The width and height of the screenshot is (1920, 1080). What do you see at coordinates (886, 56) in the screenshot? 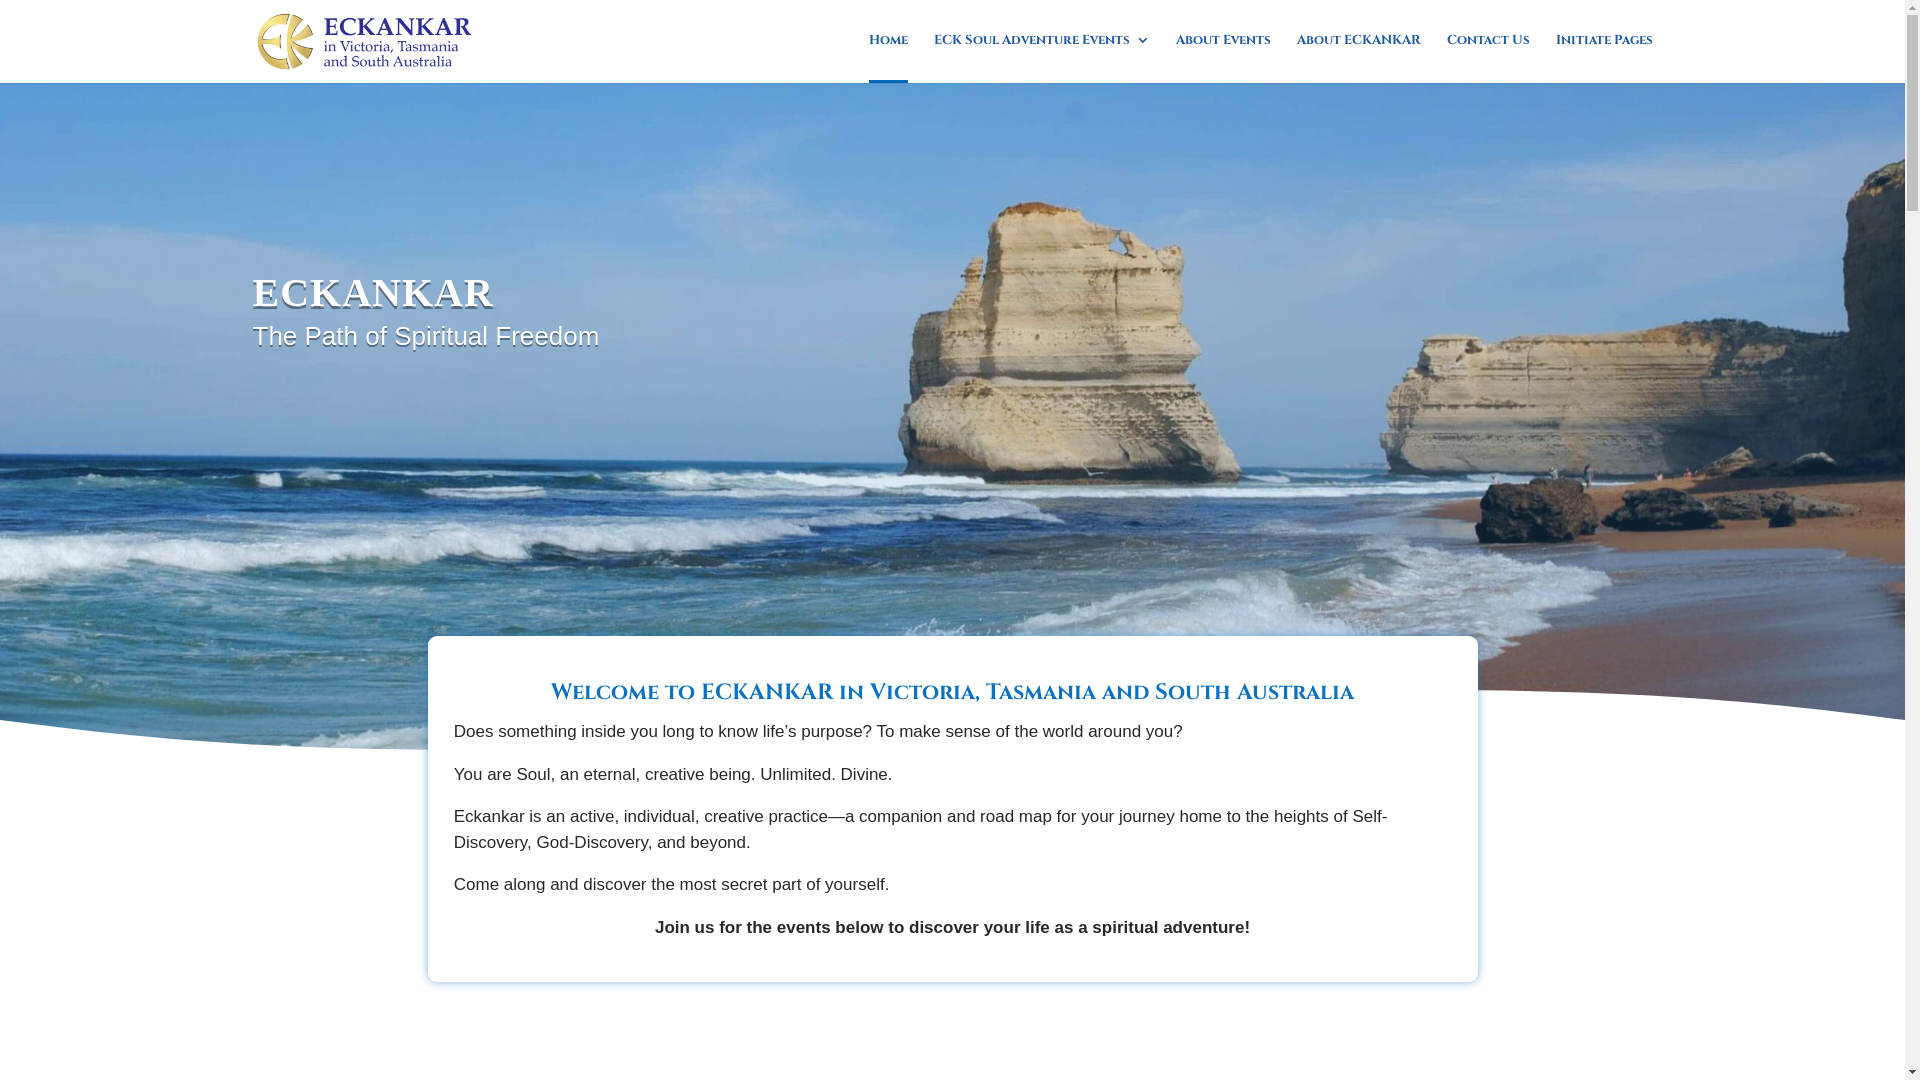
I see `'Home'` at bounding box center [886, 56].